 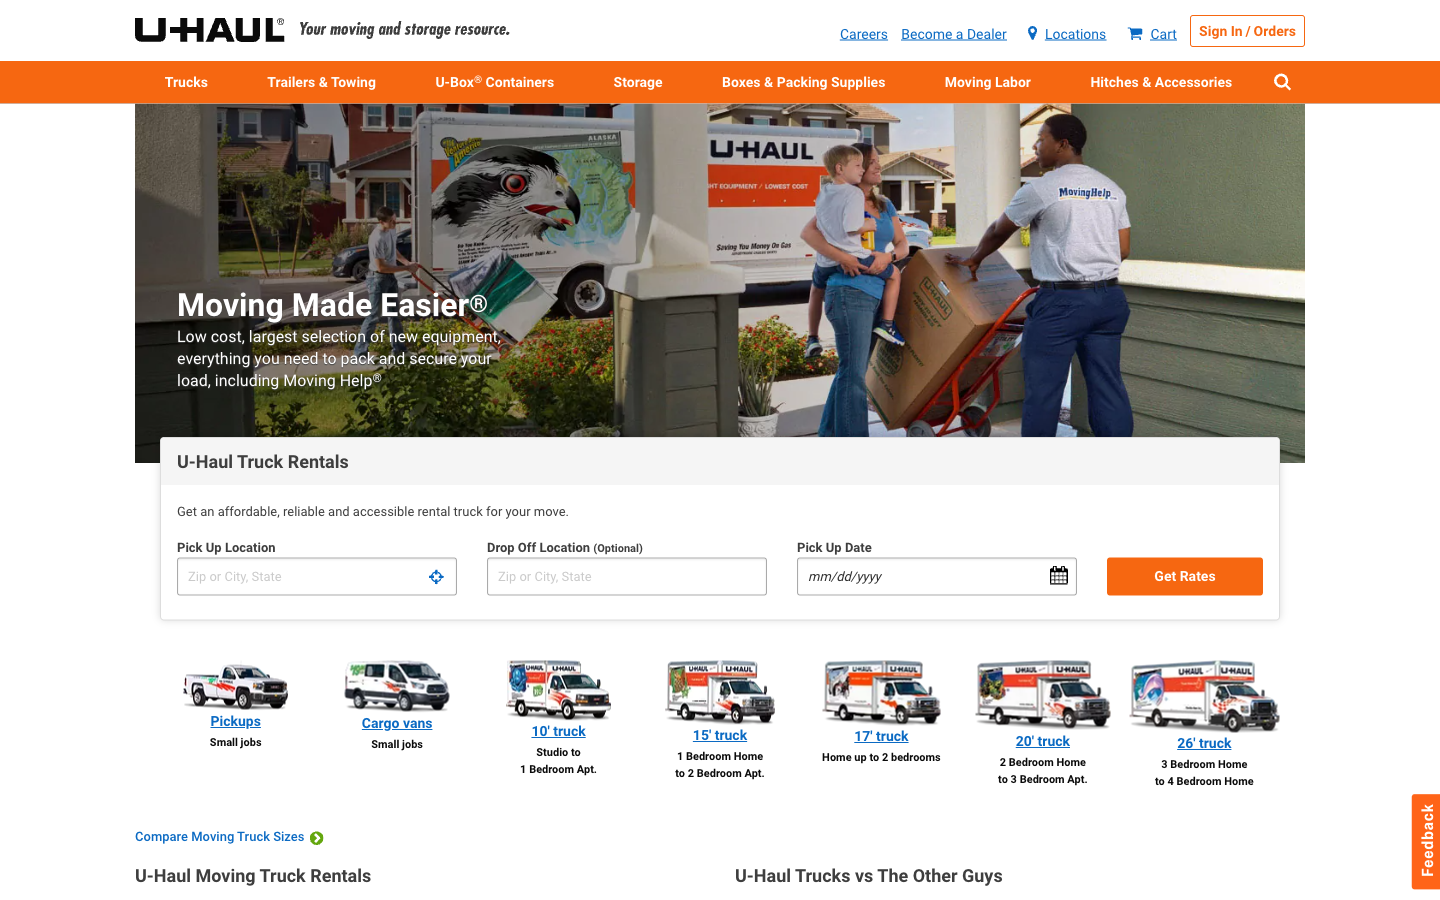 What do you see at coordinates (316, 576) in the screenshot?
I see `Fetch truck rental rates for location A` at bounding box center [316, 576].